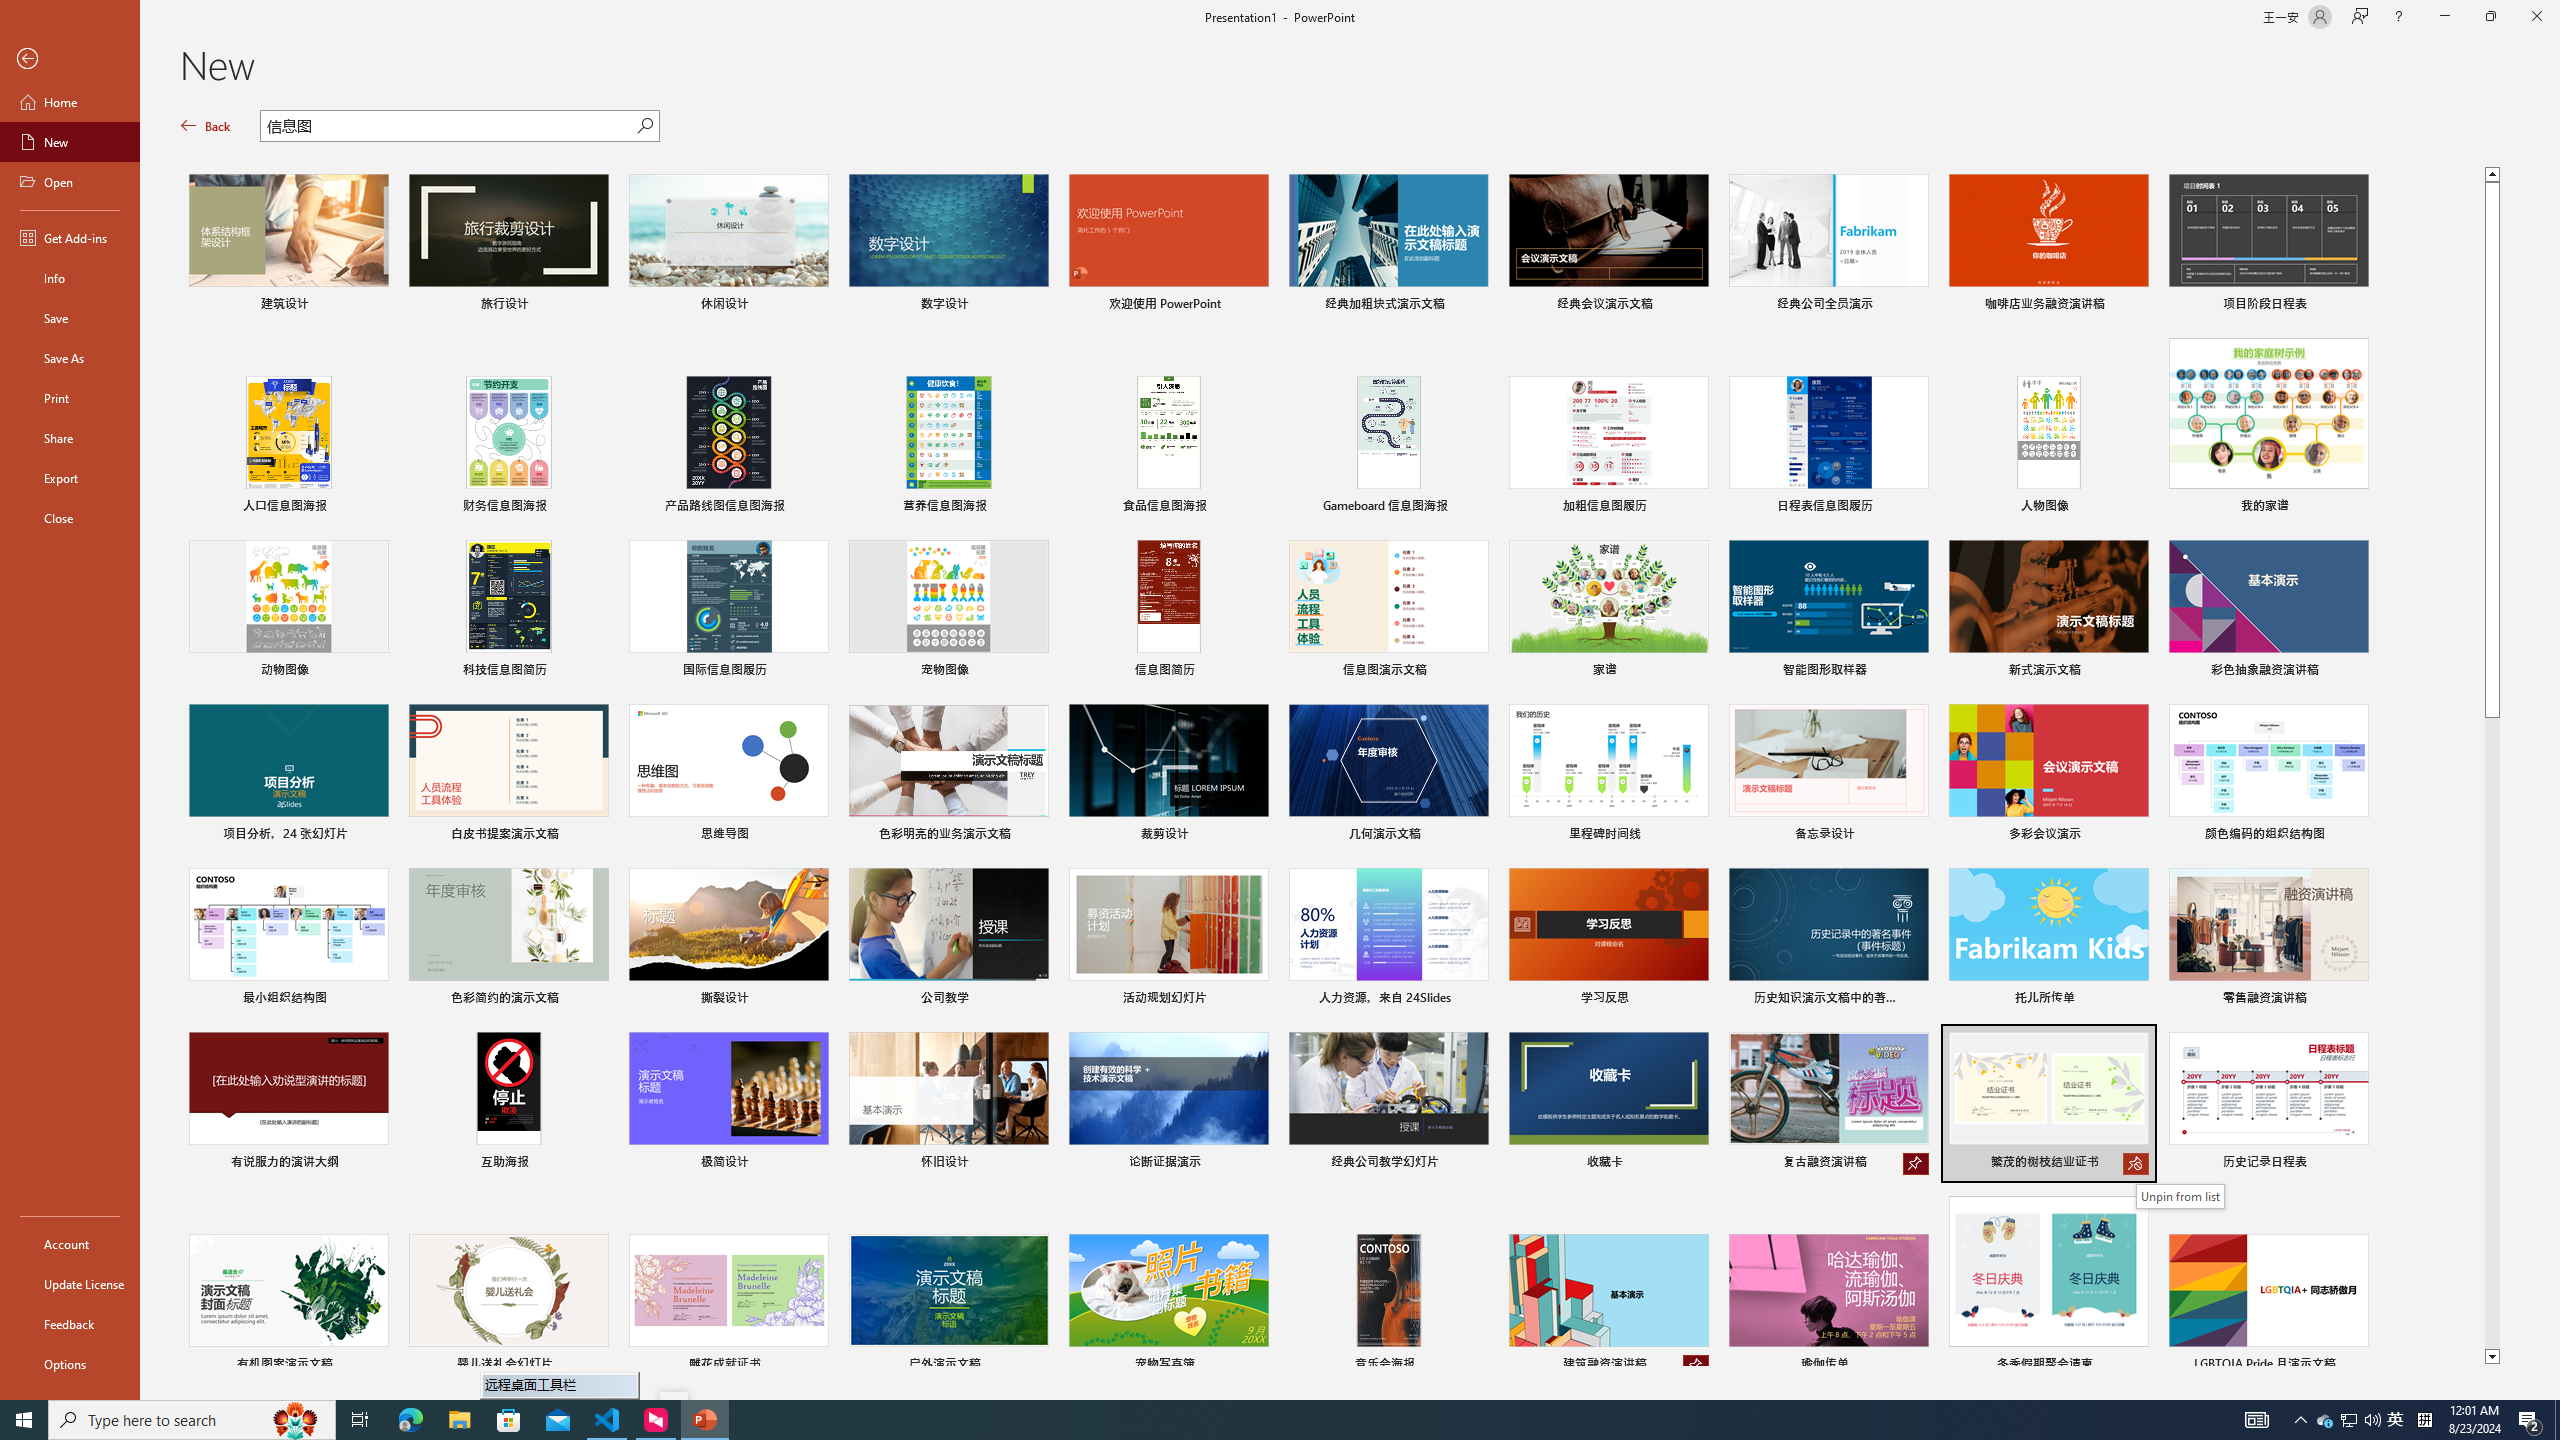 The height and width of the screenshot is (1440, 2560). I want to click on 'Print', so click(69, 397).